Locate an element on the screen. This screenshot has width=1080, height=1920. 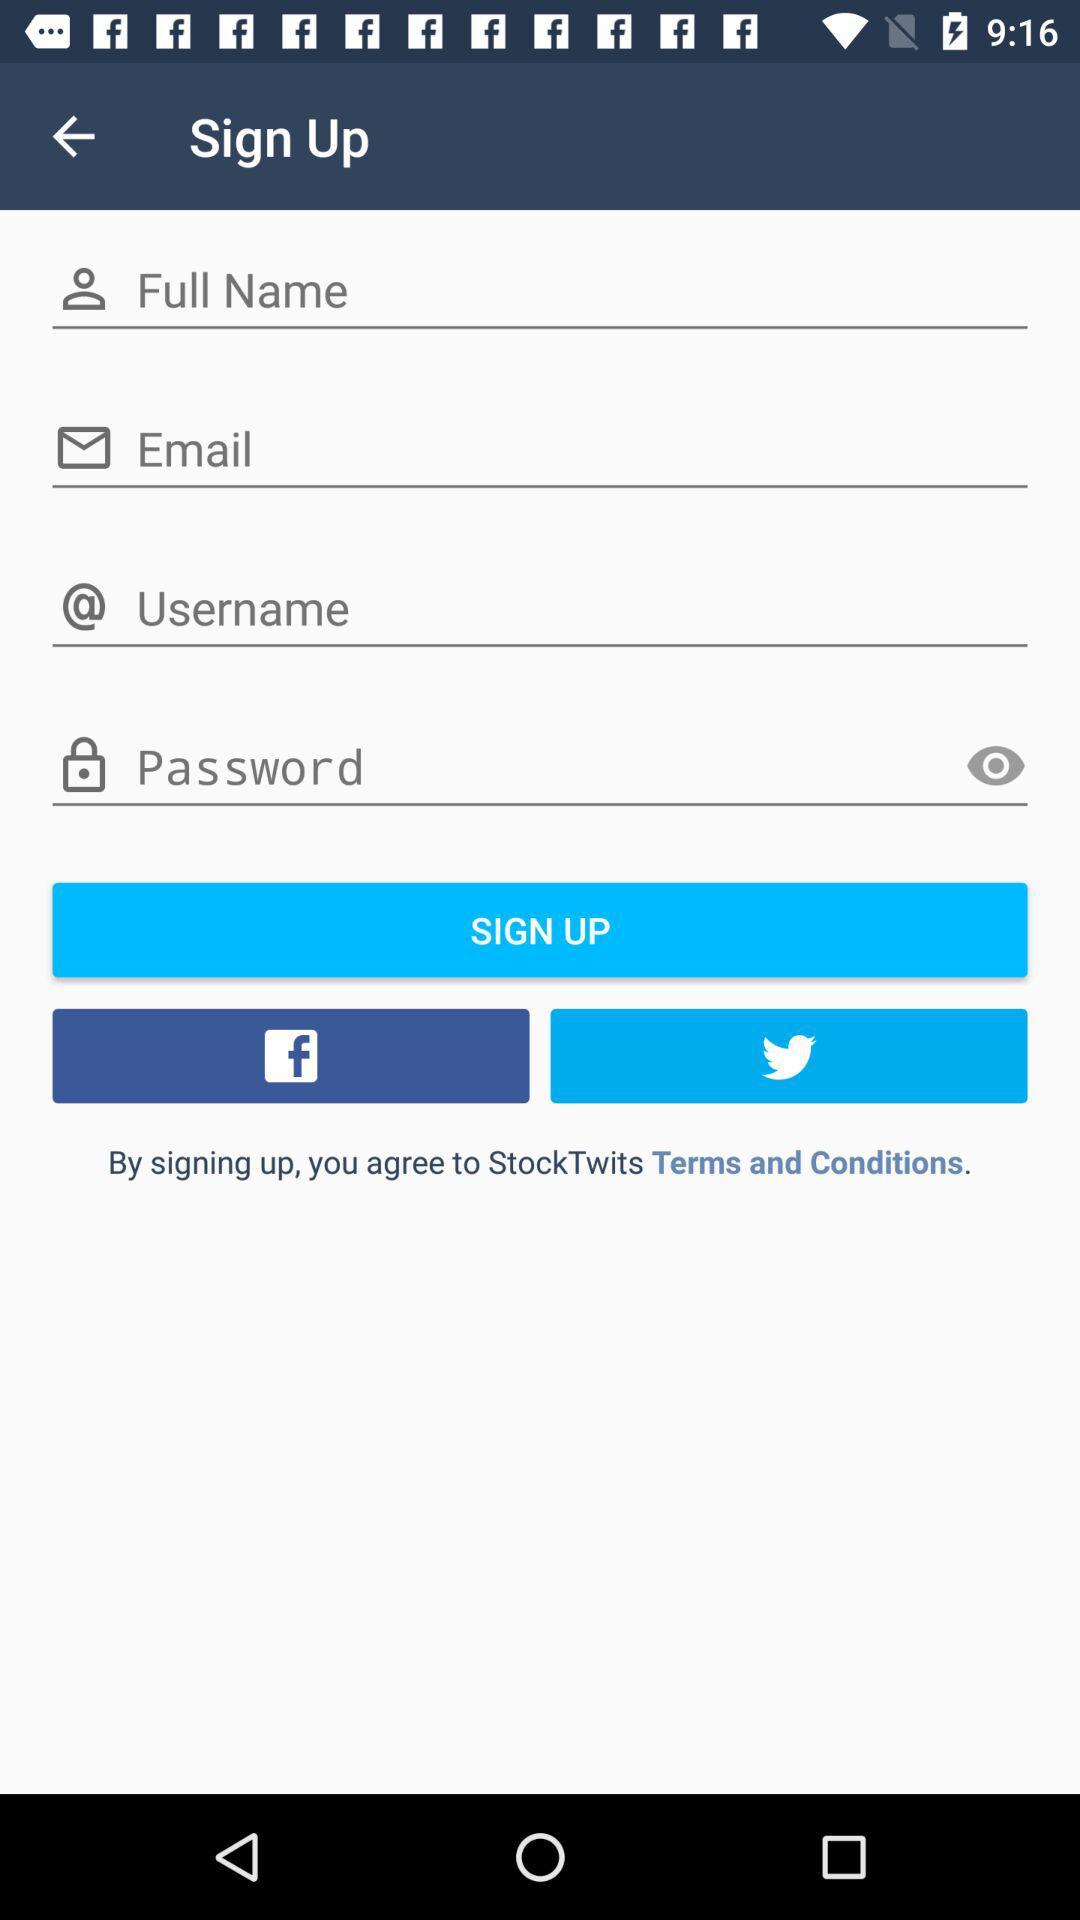
icon below the sign up item is located at coordinates (788, 1055).